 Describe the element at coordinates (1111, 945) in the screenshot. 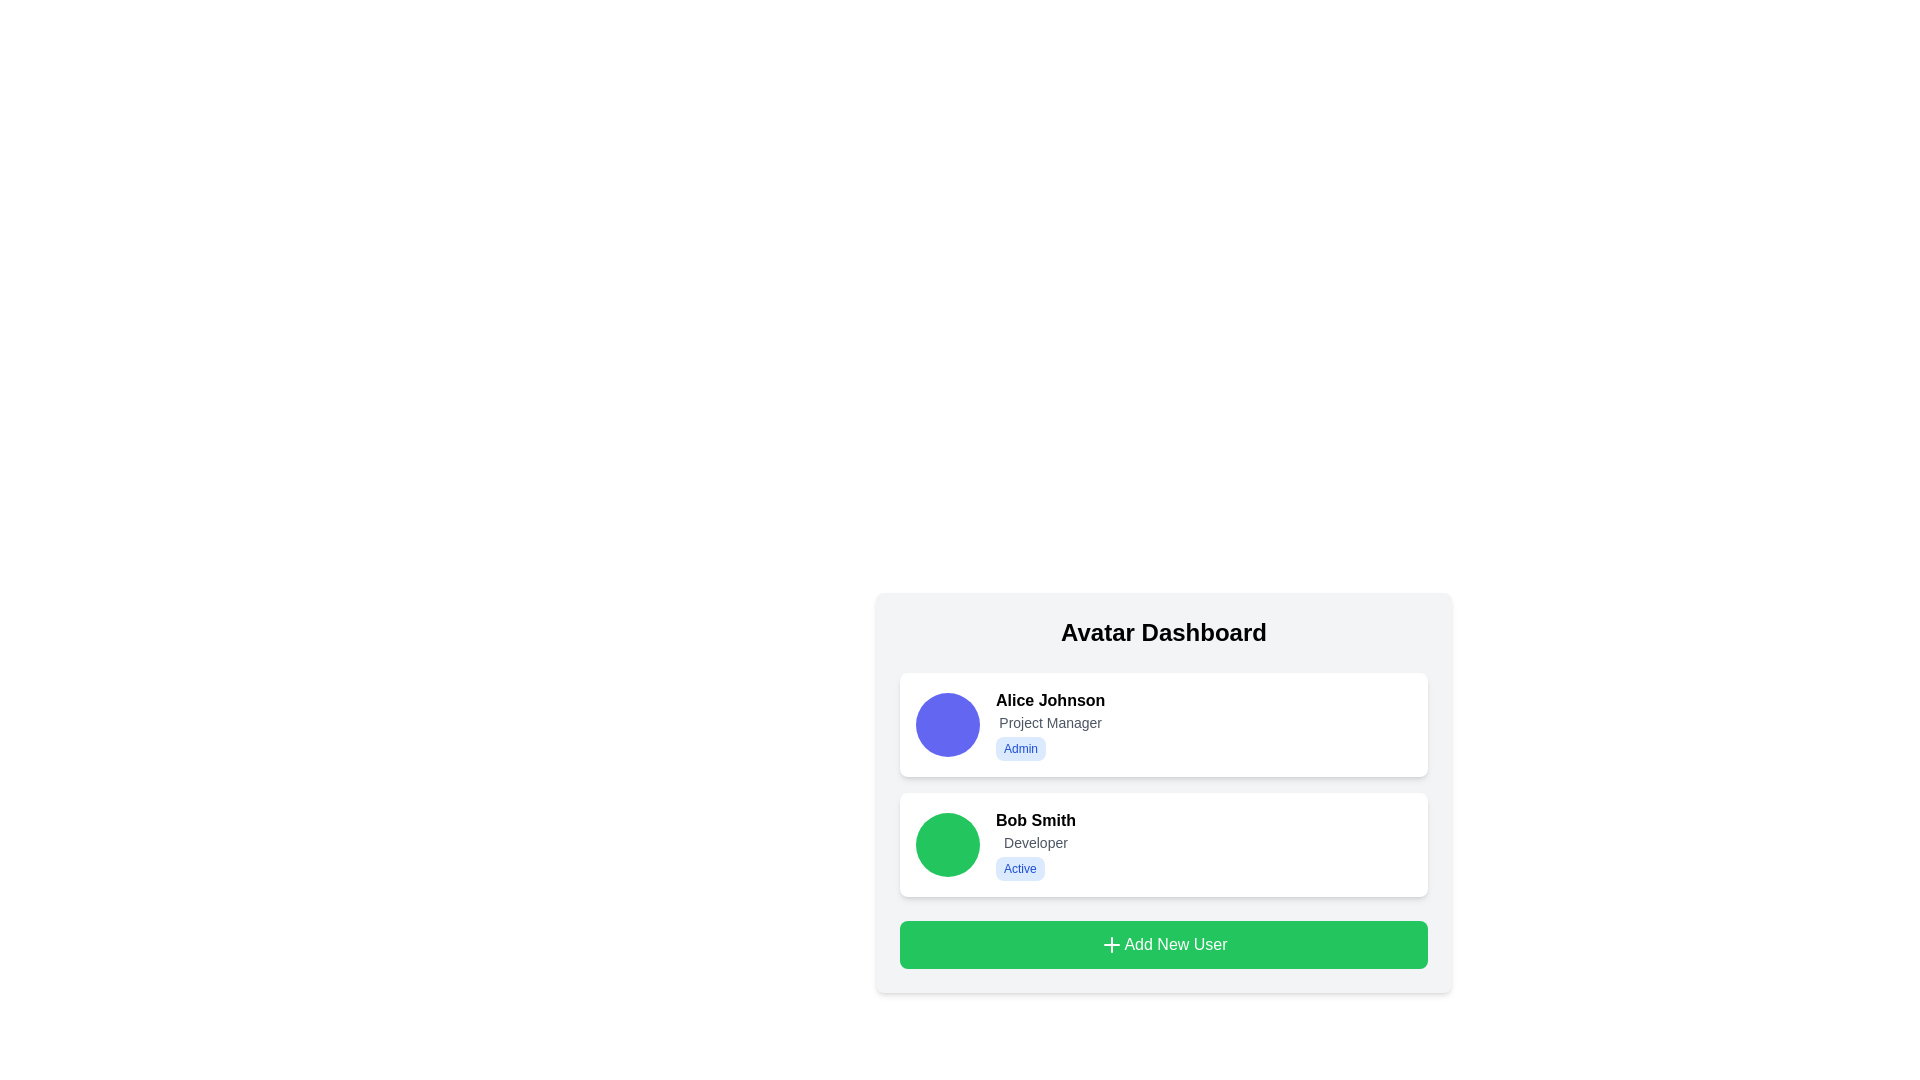

I see `the plus icon within the green button labeled 'Add New User'` at that location.